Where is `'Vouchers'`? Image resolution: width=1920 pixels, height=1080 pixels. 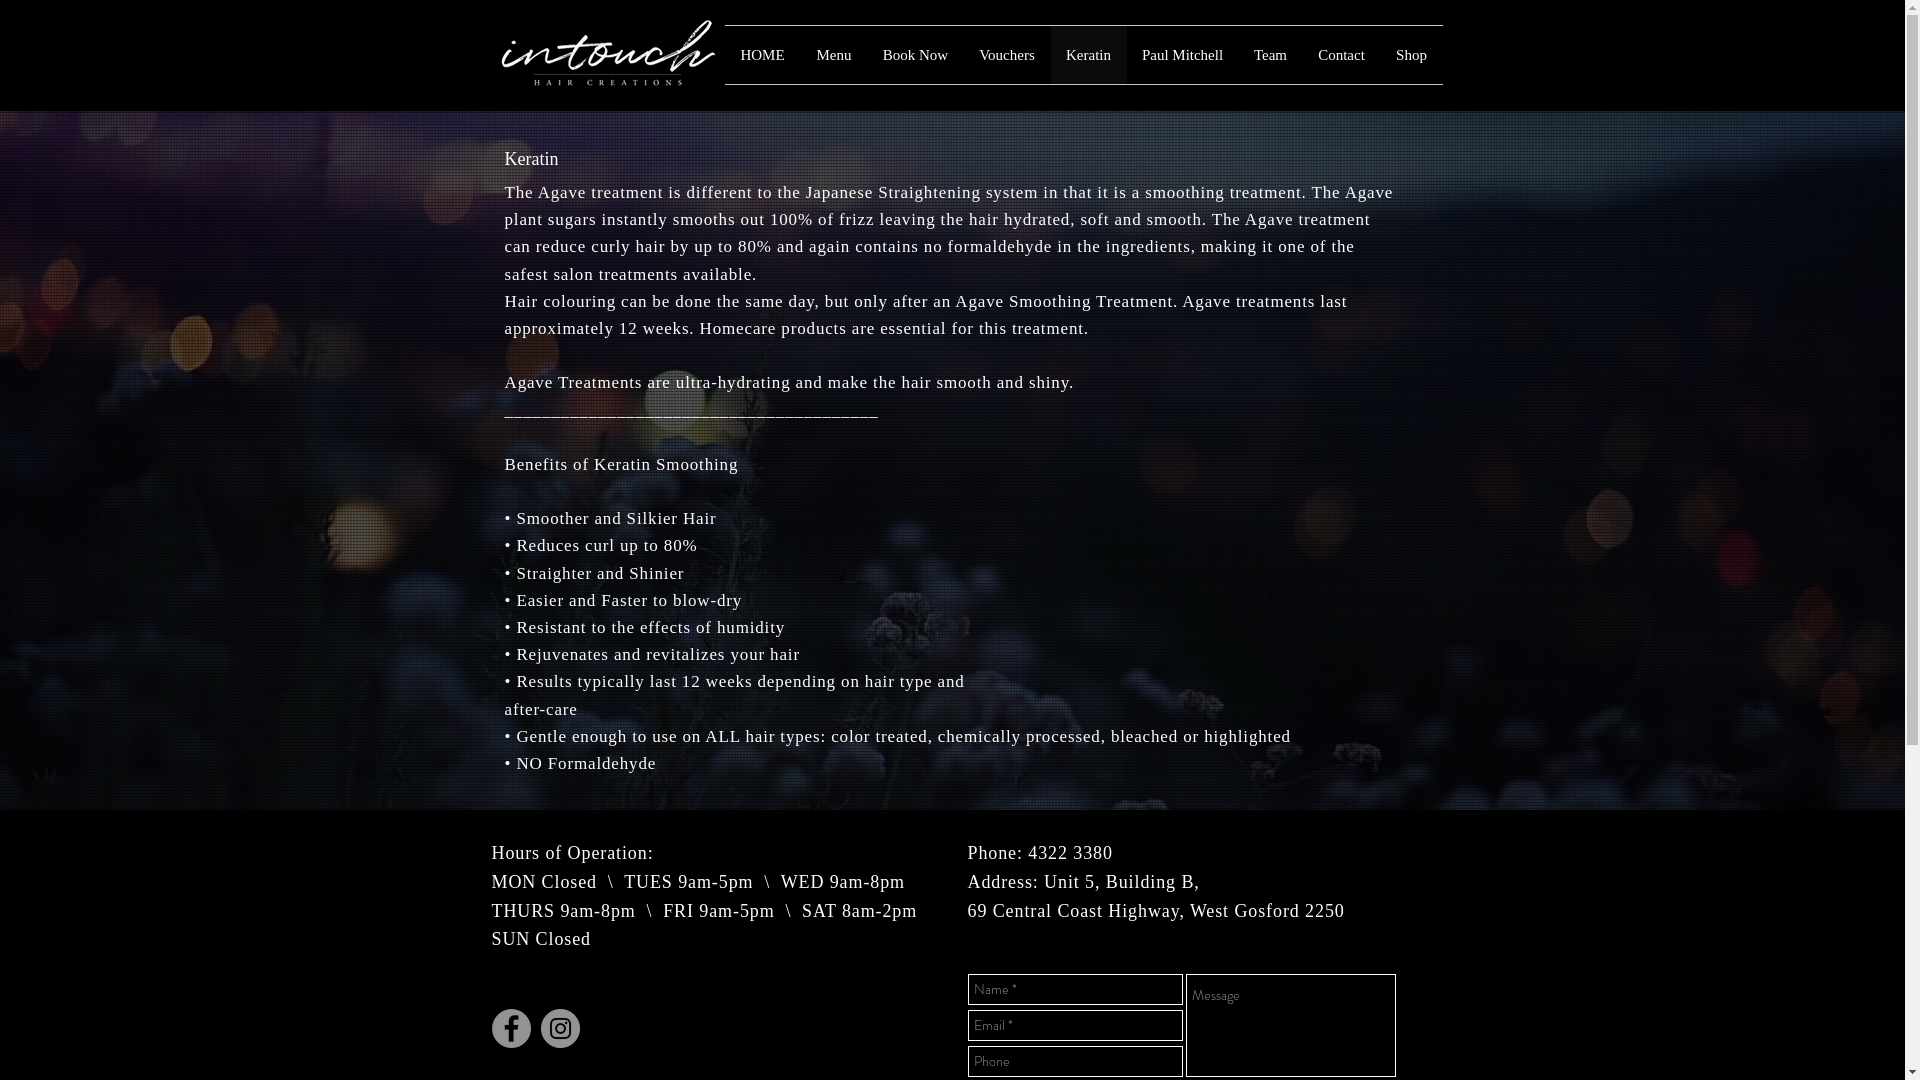
'Vouchers' is located at coordinates (1007, 53).